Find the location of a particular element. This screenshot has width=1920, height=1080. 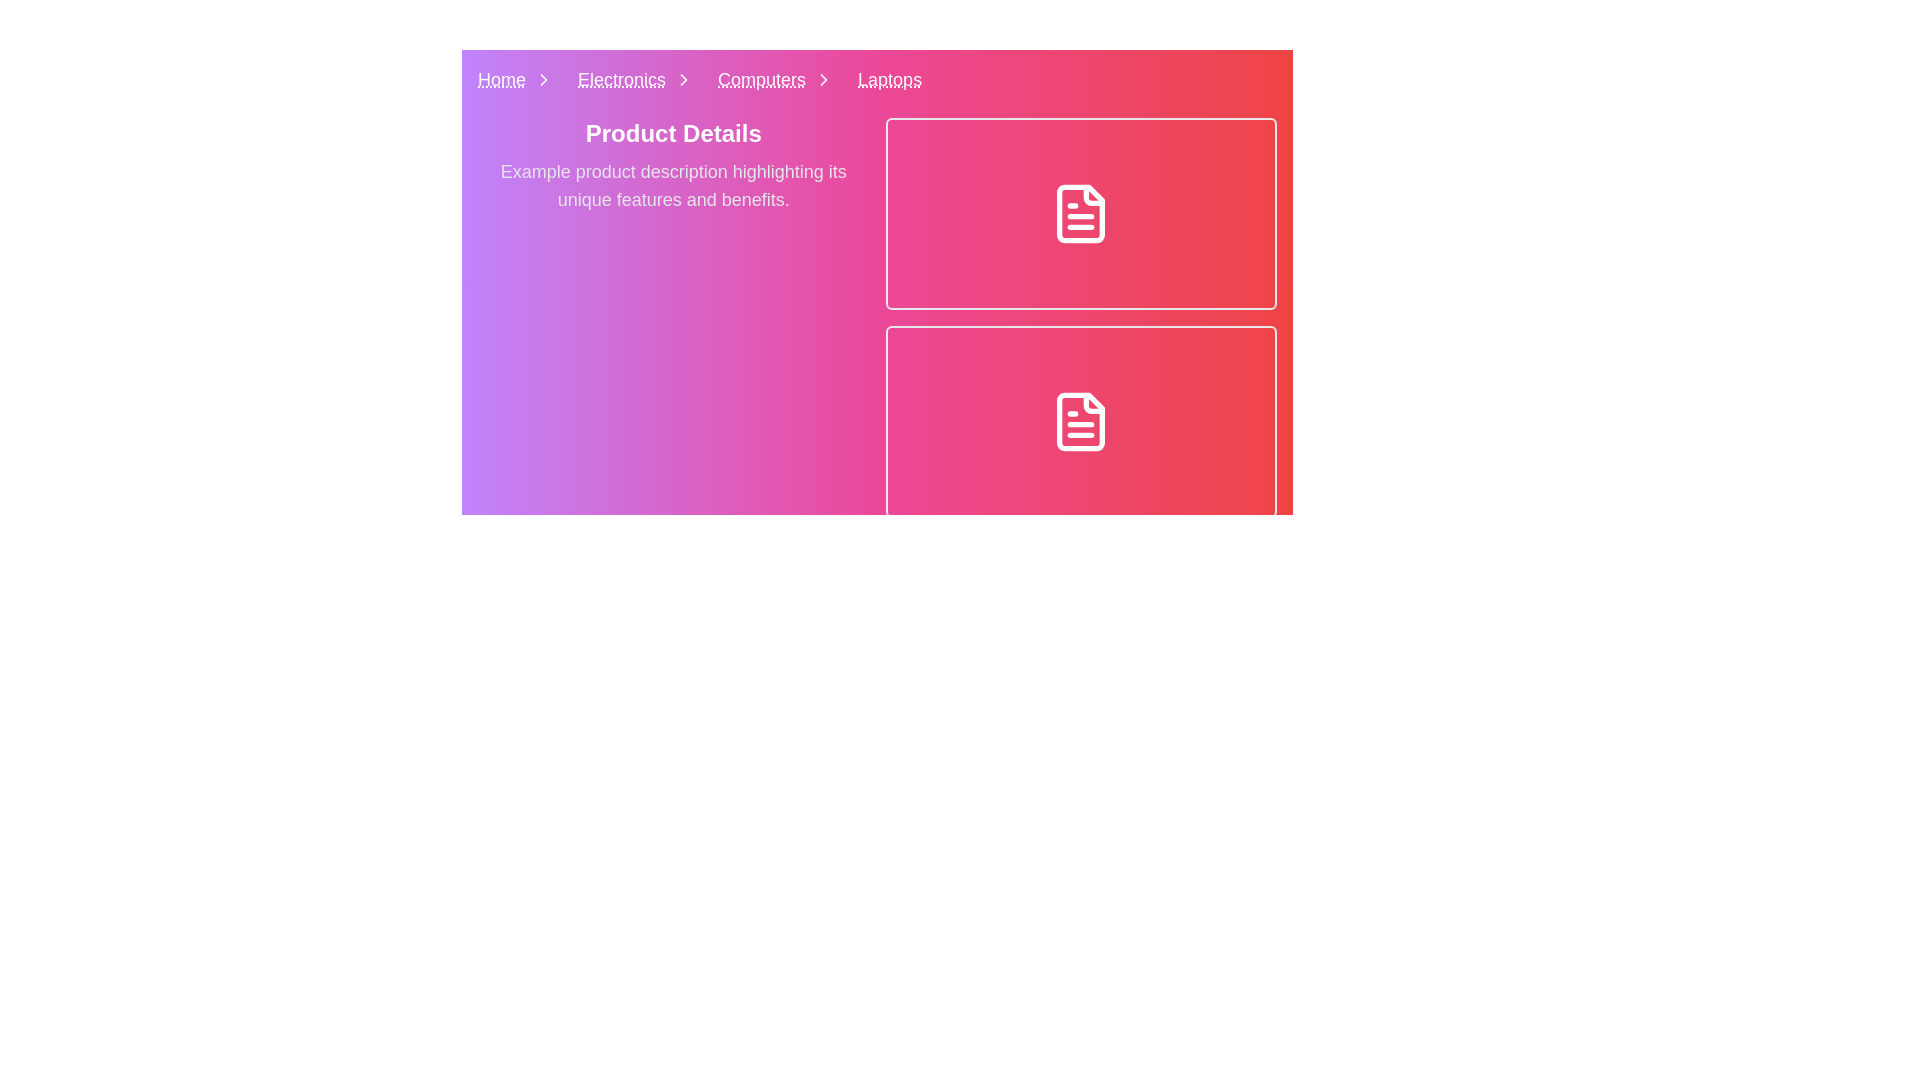

the hyperlink for 'Computers' in the breadcrumb list is located at coordinates (761, 79).